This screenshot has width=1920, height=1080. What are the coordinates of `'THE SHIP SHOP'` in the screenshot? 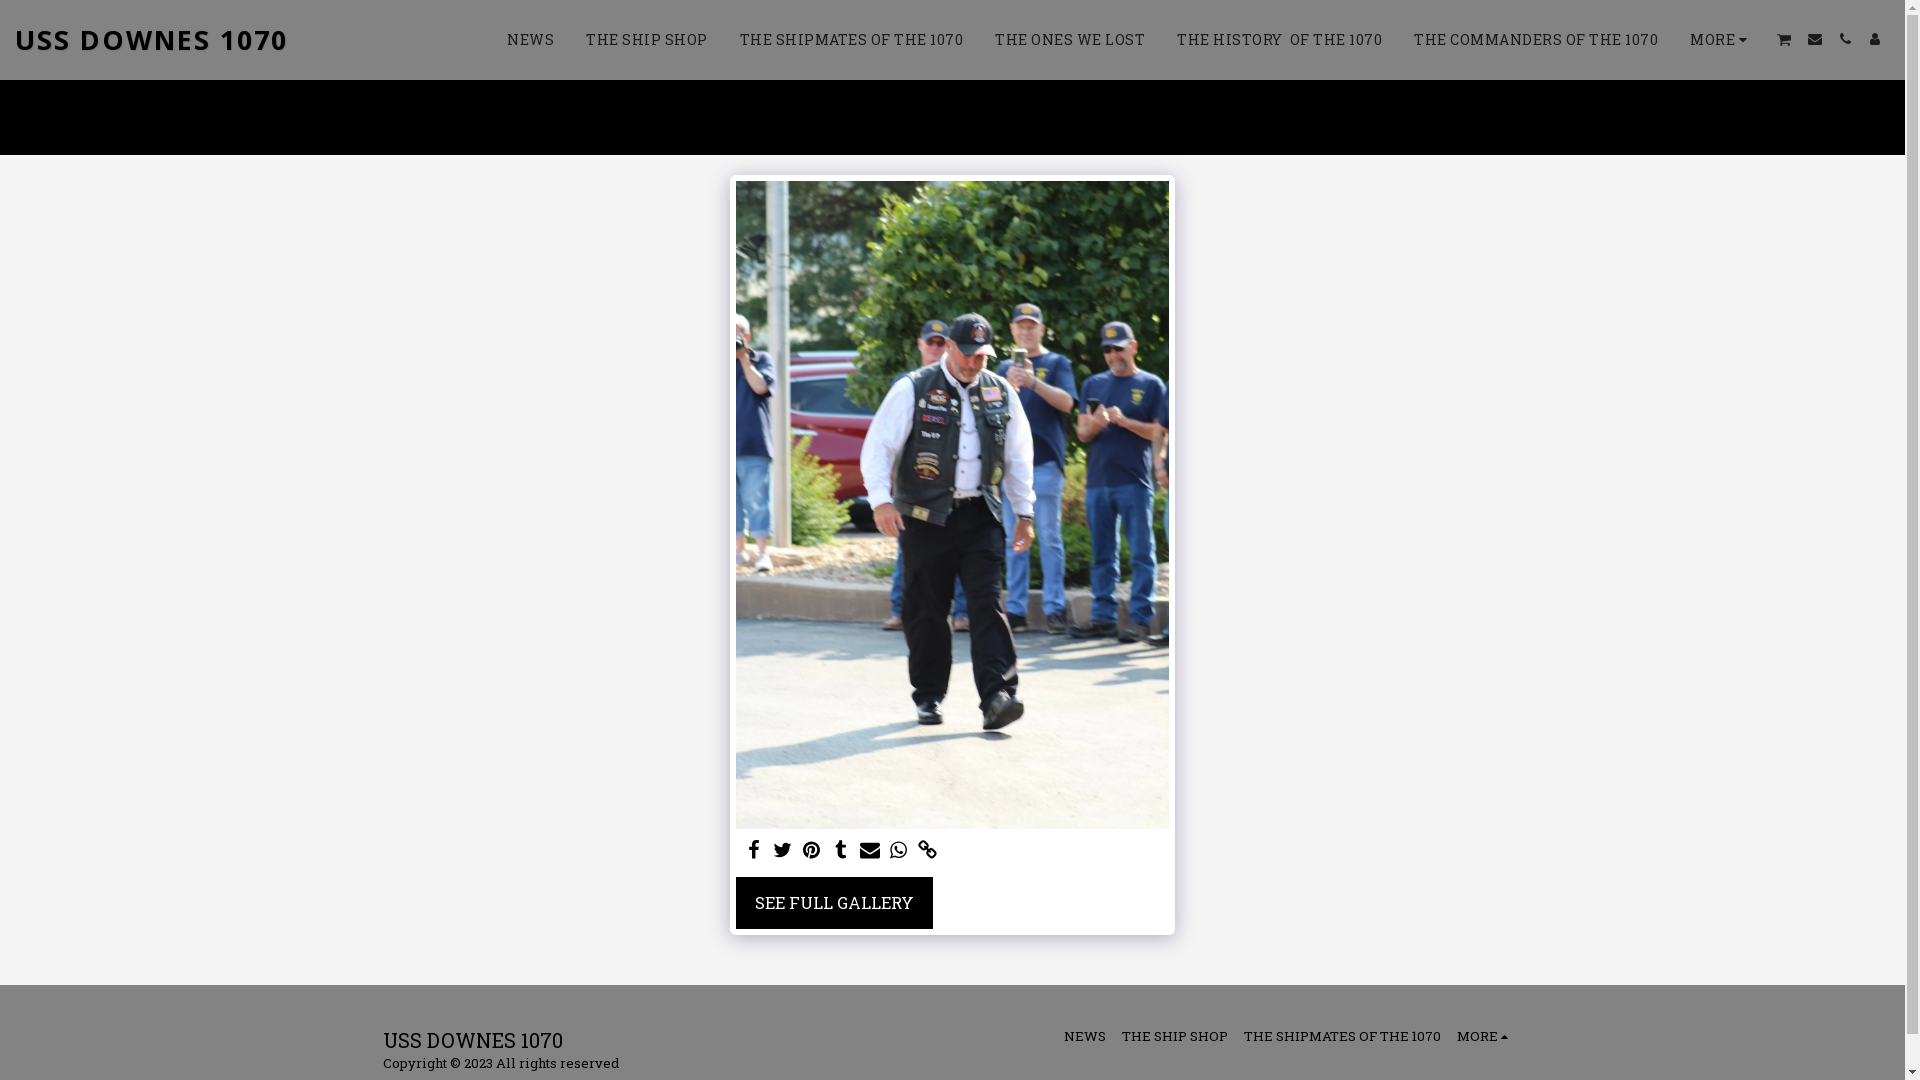 It's located at (647, 39).